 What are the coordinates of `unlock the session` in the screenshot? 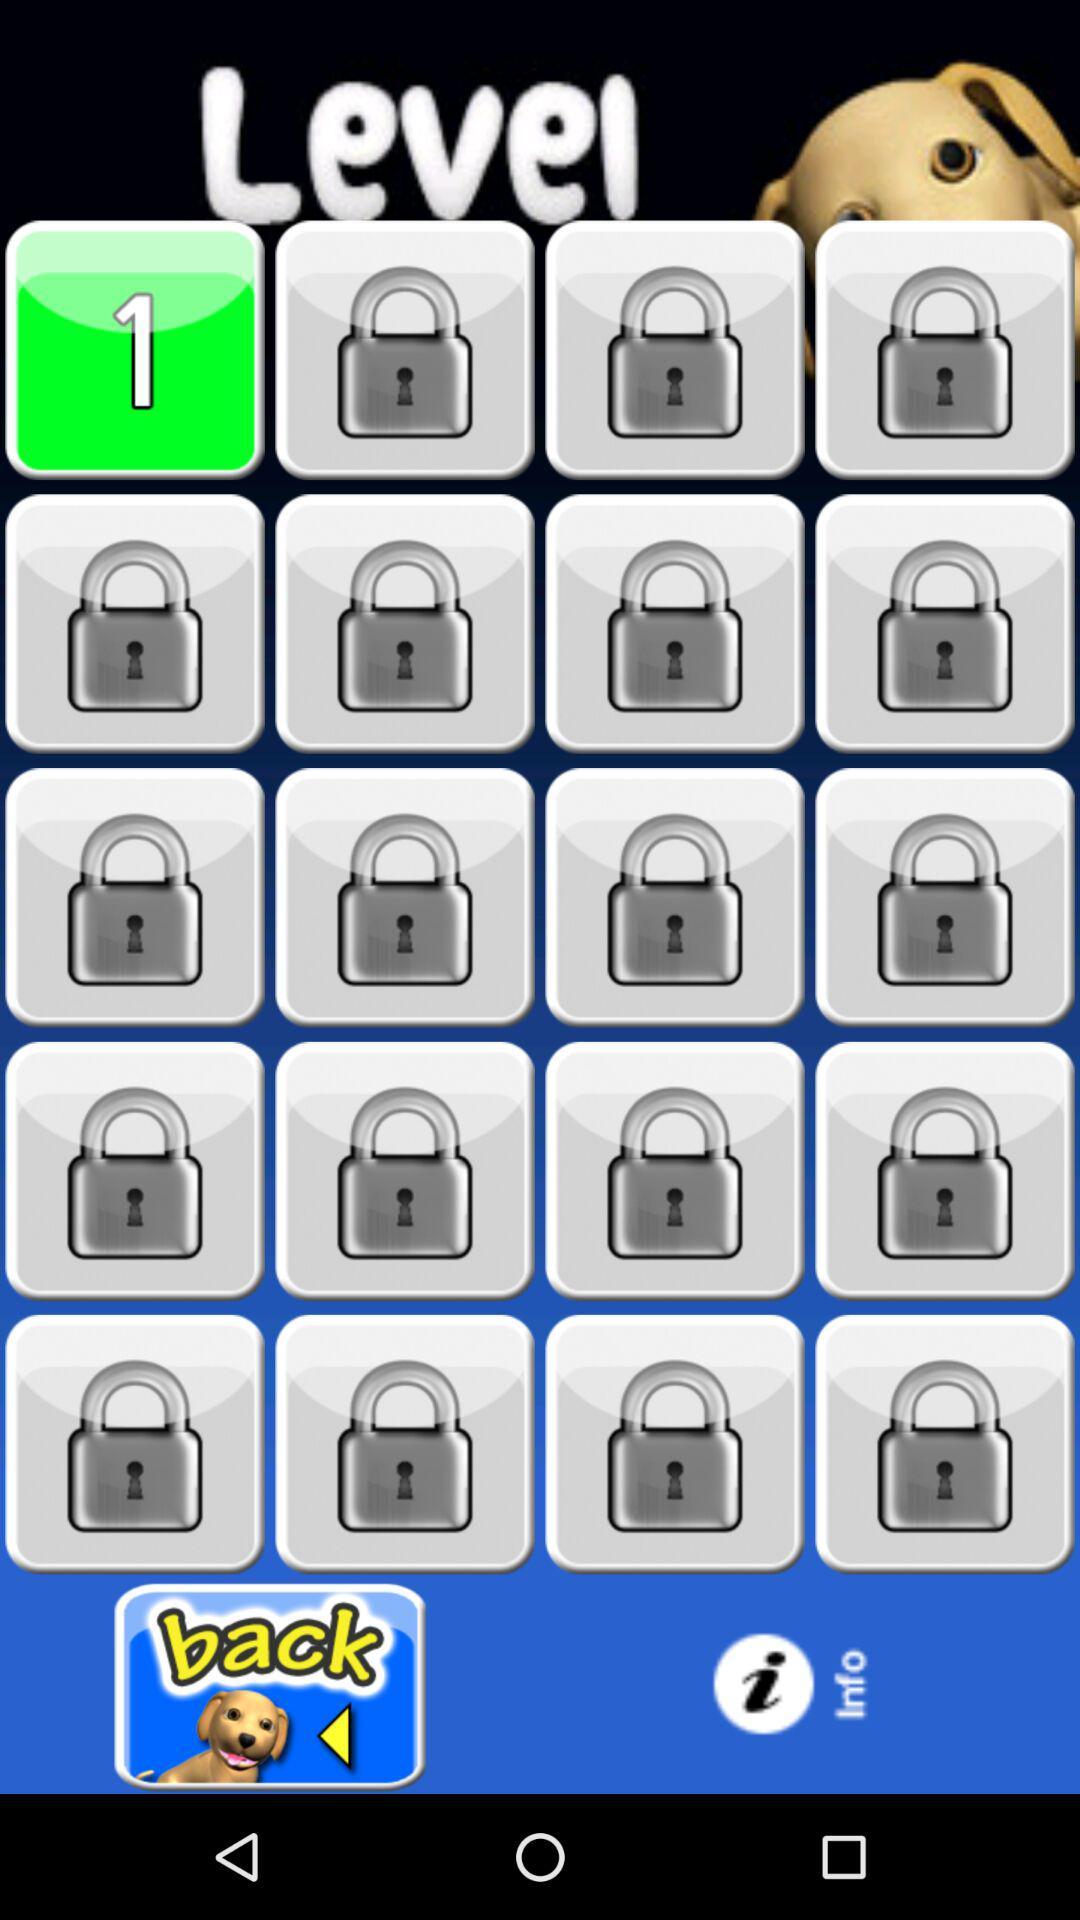 It's located at (135, 623).